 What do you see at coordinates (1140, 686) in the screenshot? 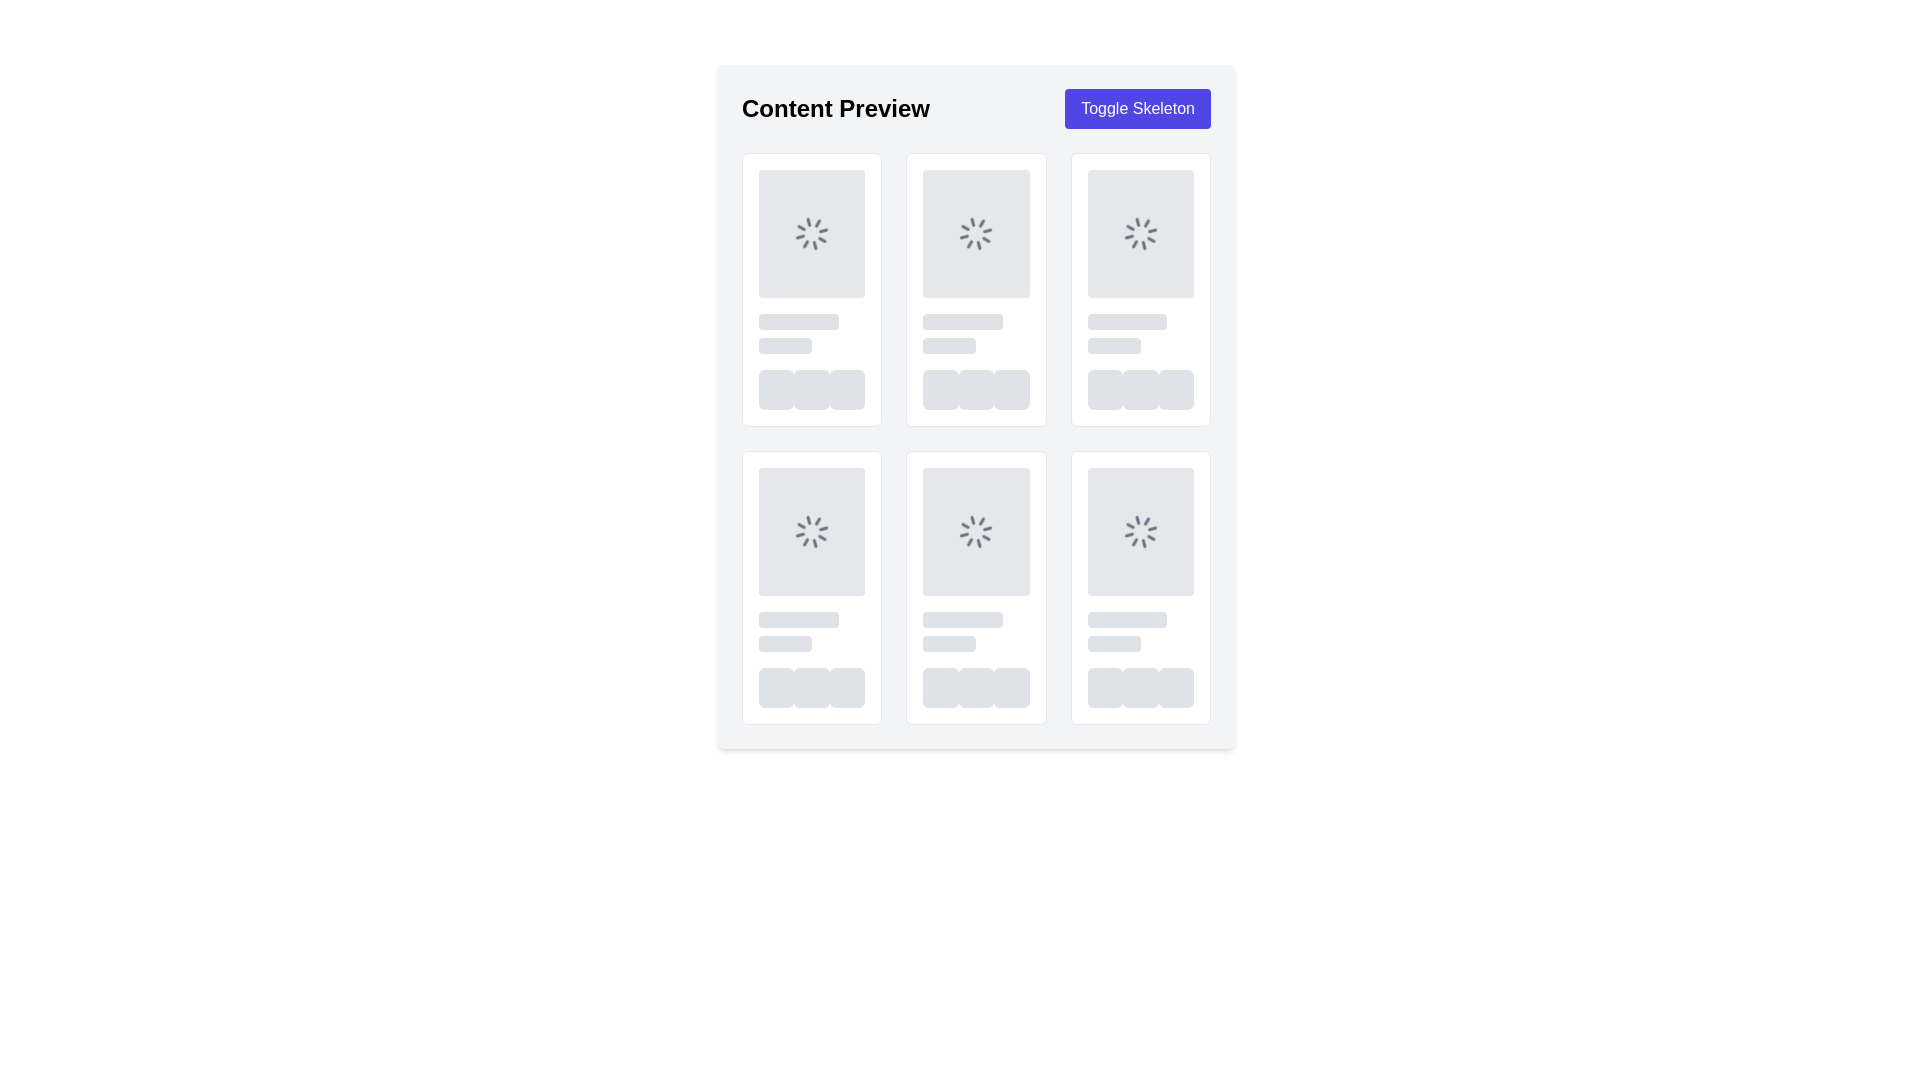
I see `the loading placeholder icons located at the bottom section of the rightmost card in the bottom row of a grid layout, which consists of three equally-sized square icons with a rounded border and gray background` at bounding box center [1140, 686].